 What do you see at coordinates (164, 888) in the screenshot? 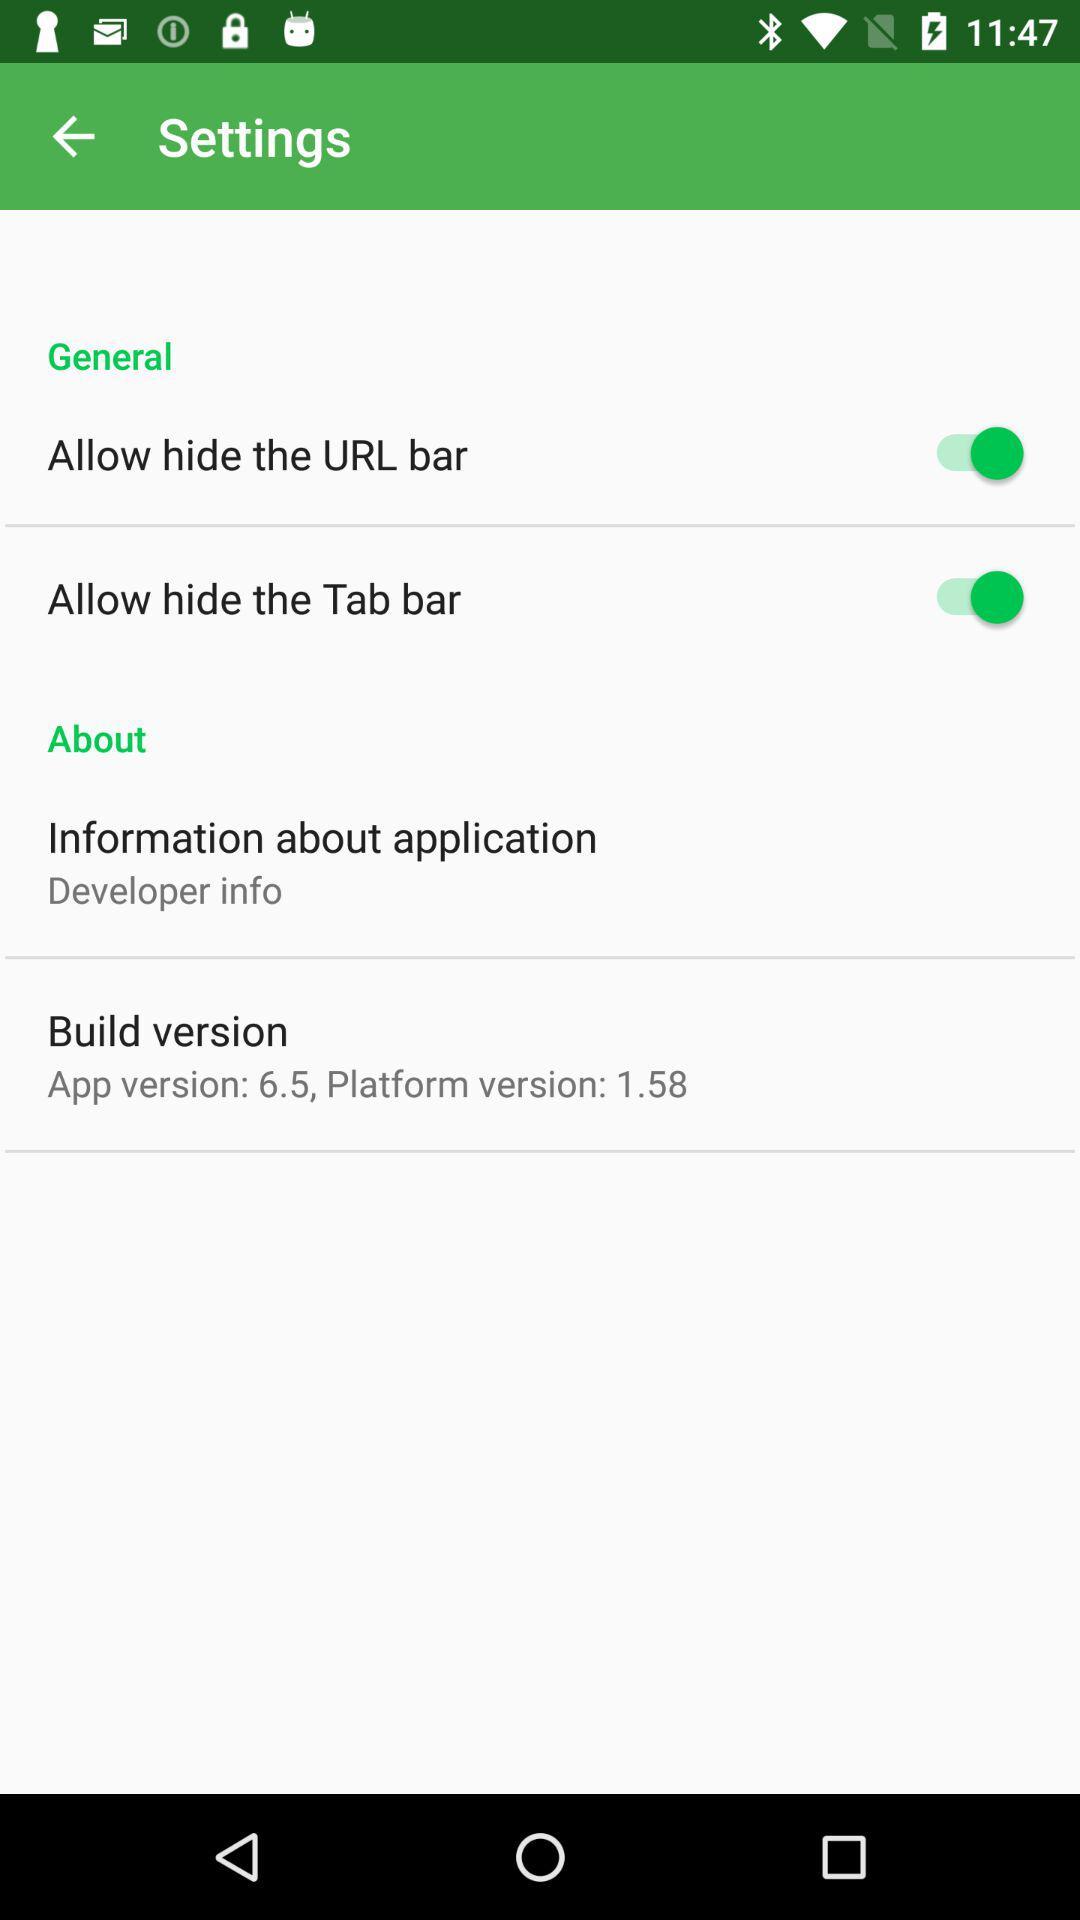
I see `the developer info icon` at bounding box center [164, 888].